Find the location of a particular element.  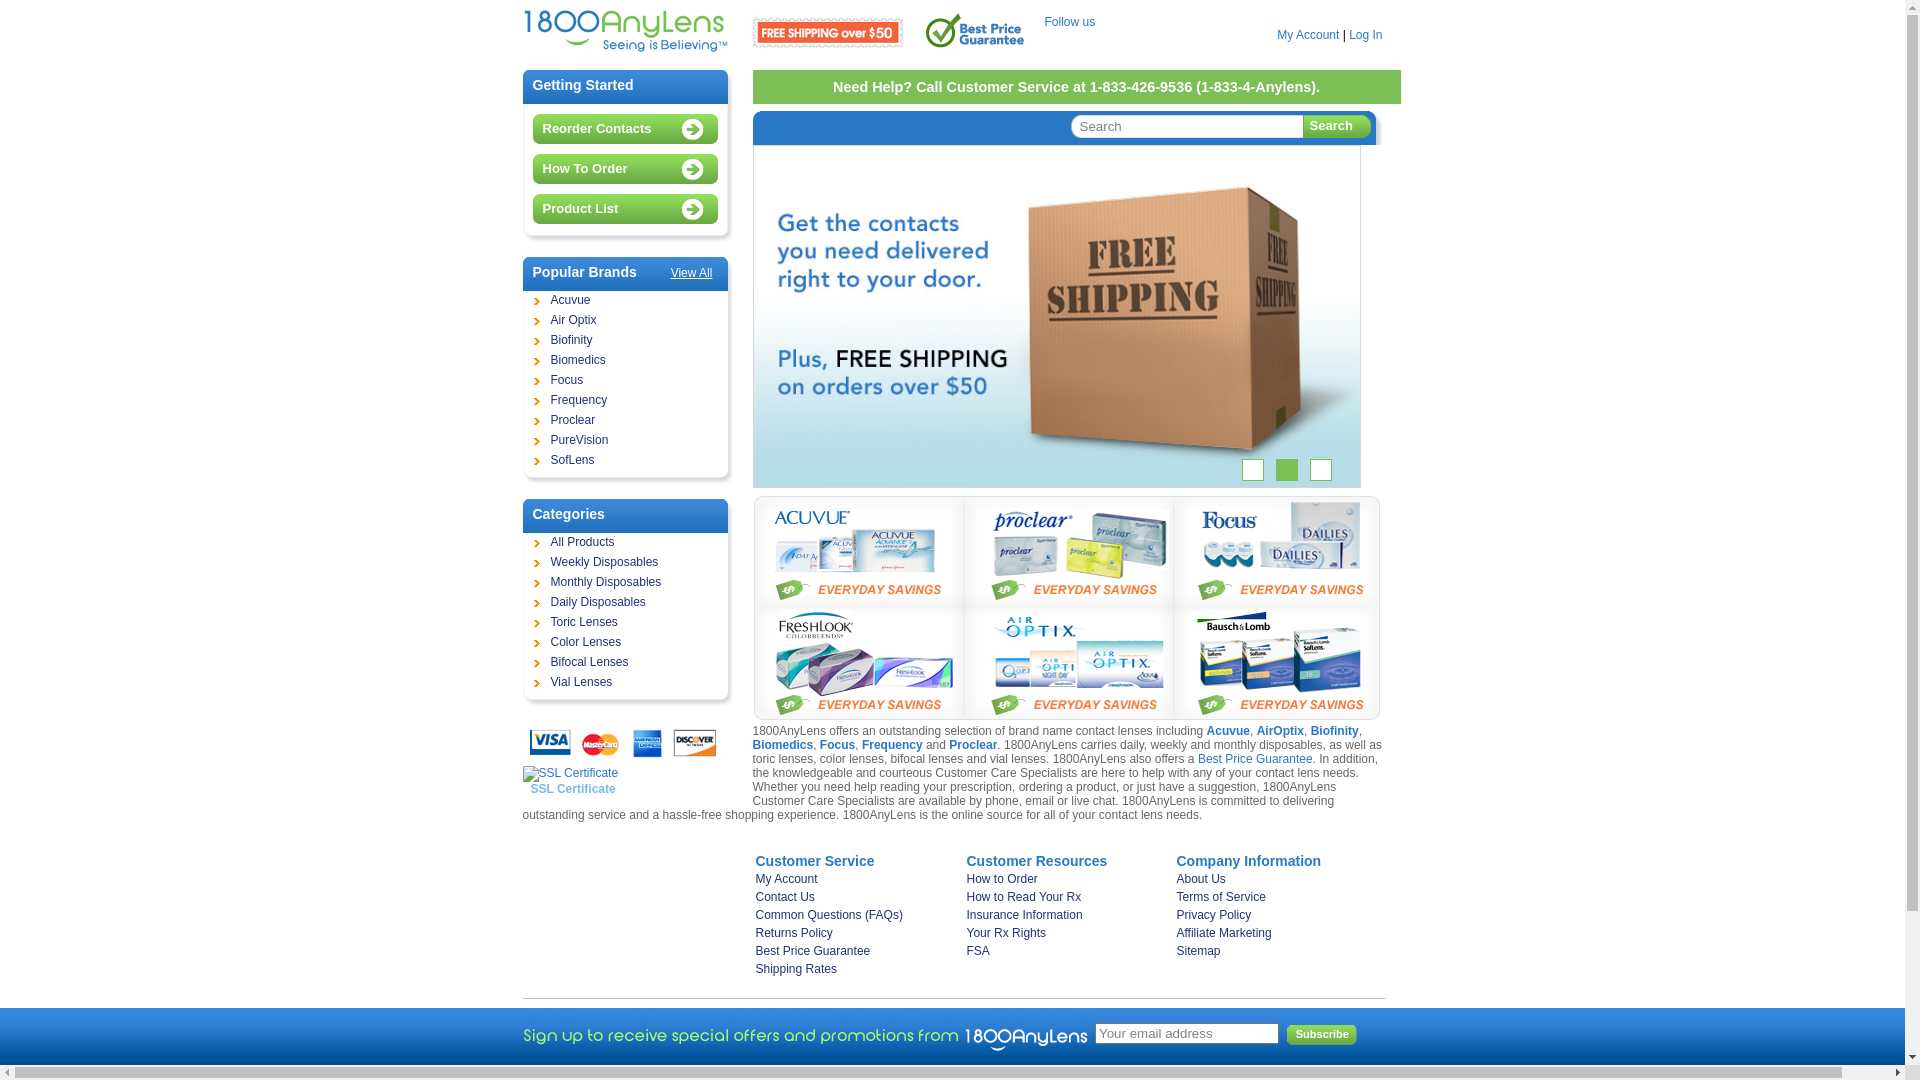

'View All' is located at coordinates (691, 273).